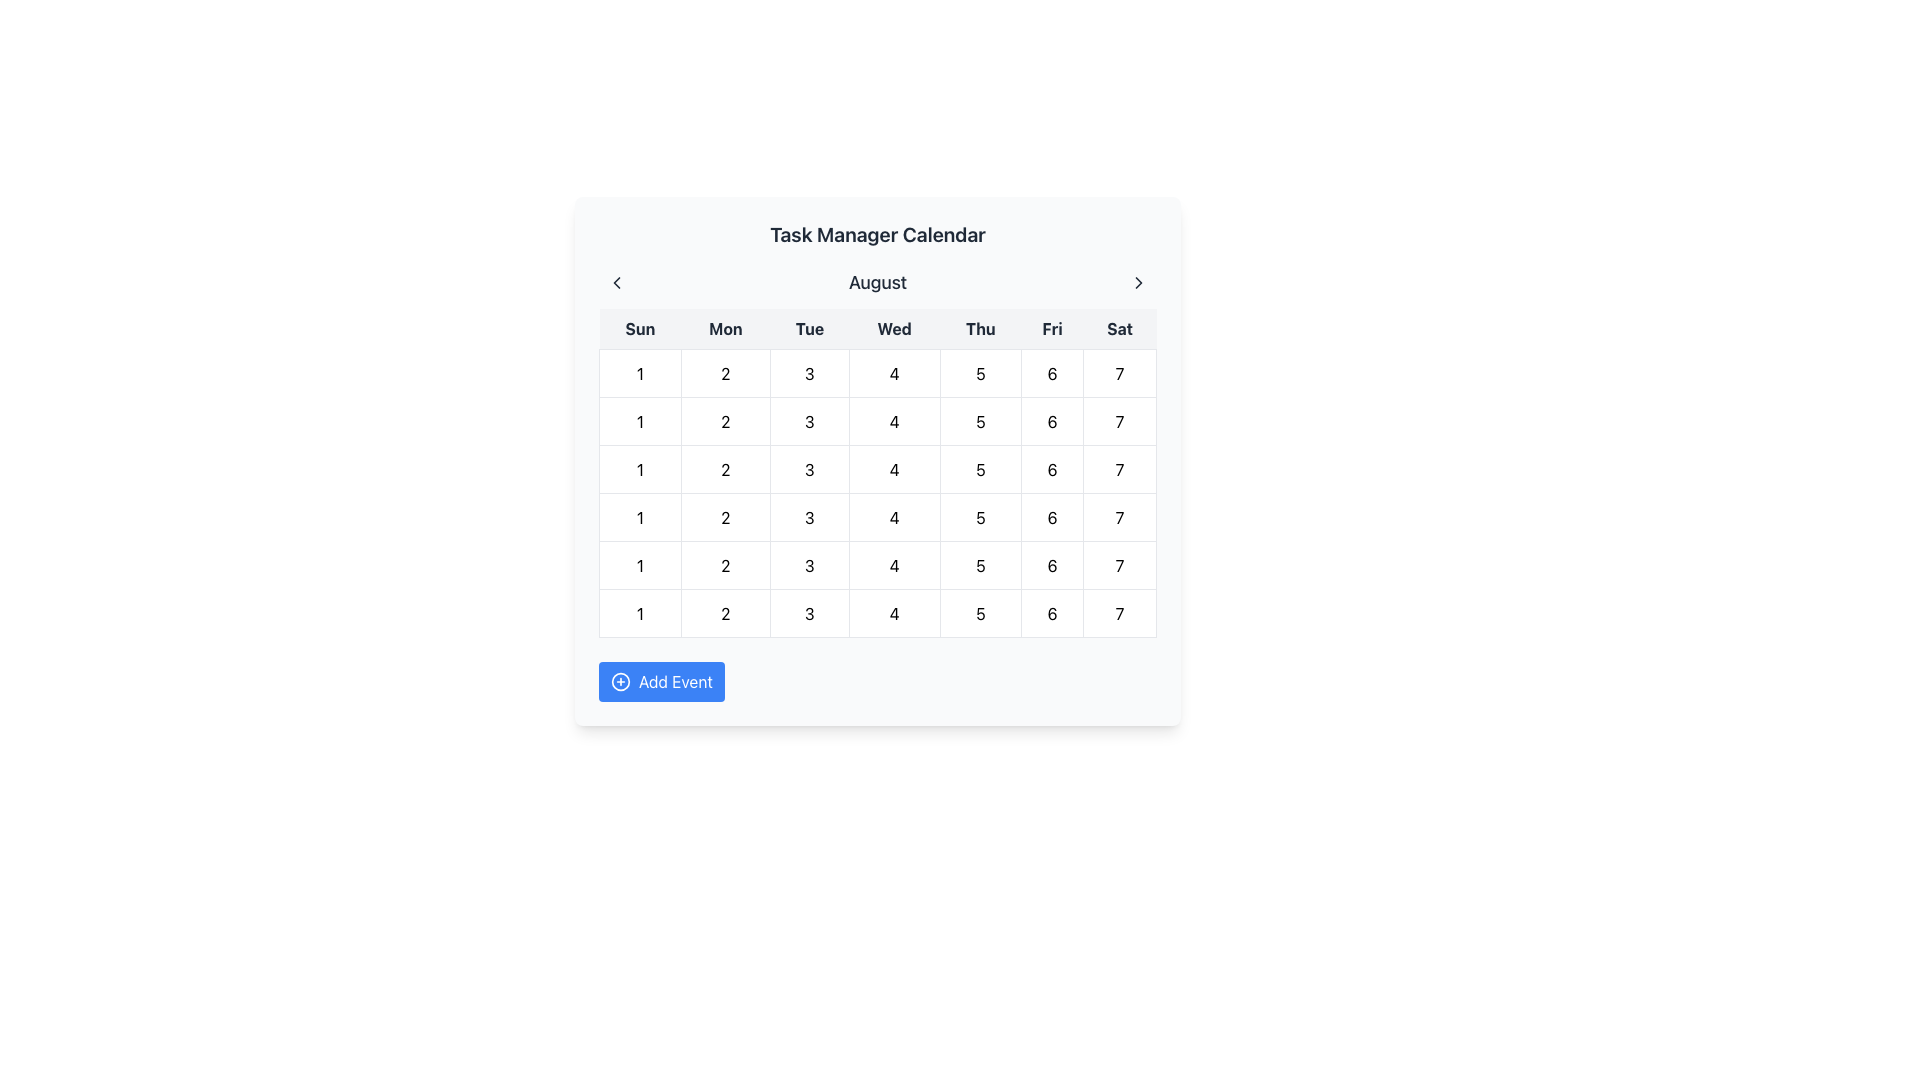  Describe the element at coordinates (893, 565) in the screenshot. I see `the Calendar Date Cell representing the fourth day of the month in the 'Task Manager Calendar' interface` at that location.